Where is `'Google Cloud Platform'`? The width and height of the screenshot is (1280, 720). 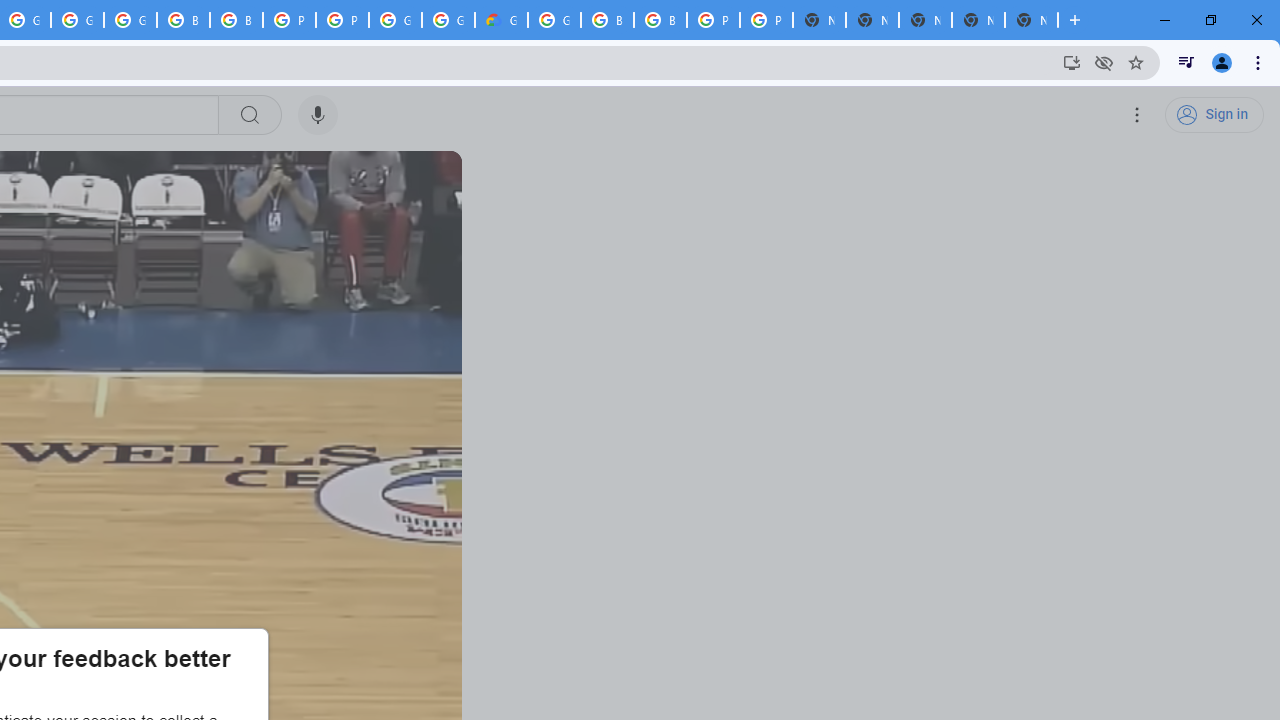
'Google Cloud Platform' is located at coordinates (447, 20).